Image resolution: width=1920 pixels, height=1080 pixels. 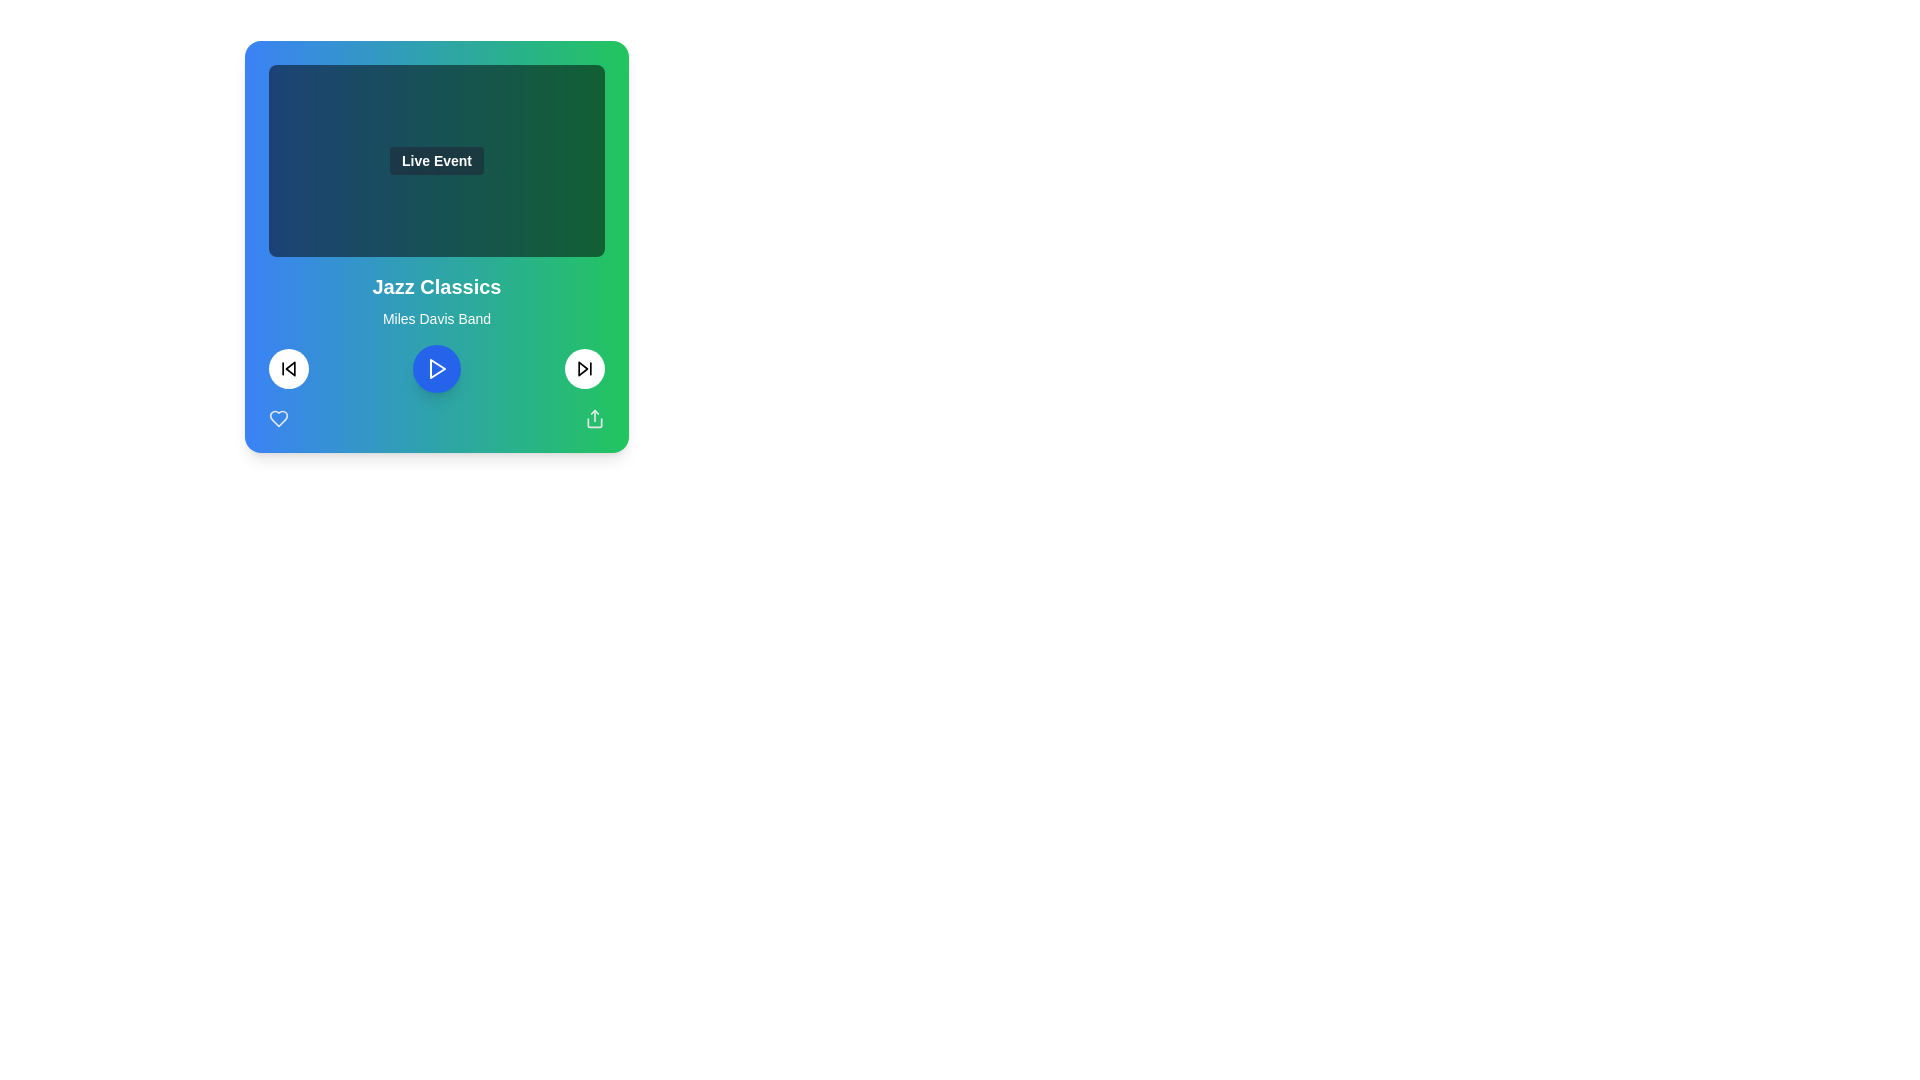 What do you see at coordinates (436, 369) in the screenshot?
I see `the play button icon, which is a triangle centered within a blue circle in the music player interface` at bounding box center [436, 369].